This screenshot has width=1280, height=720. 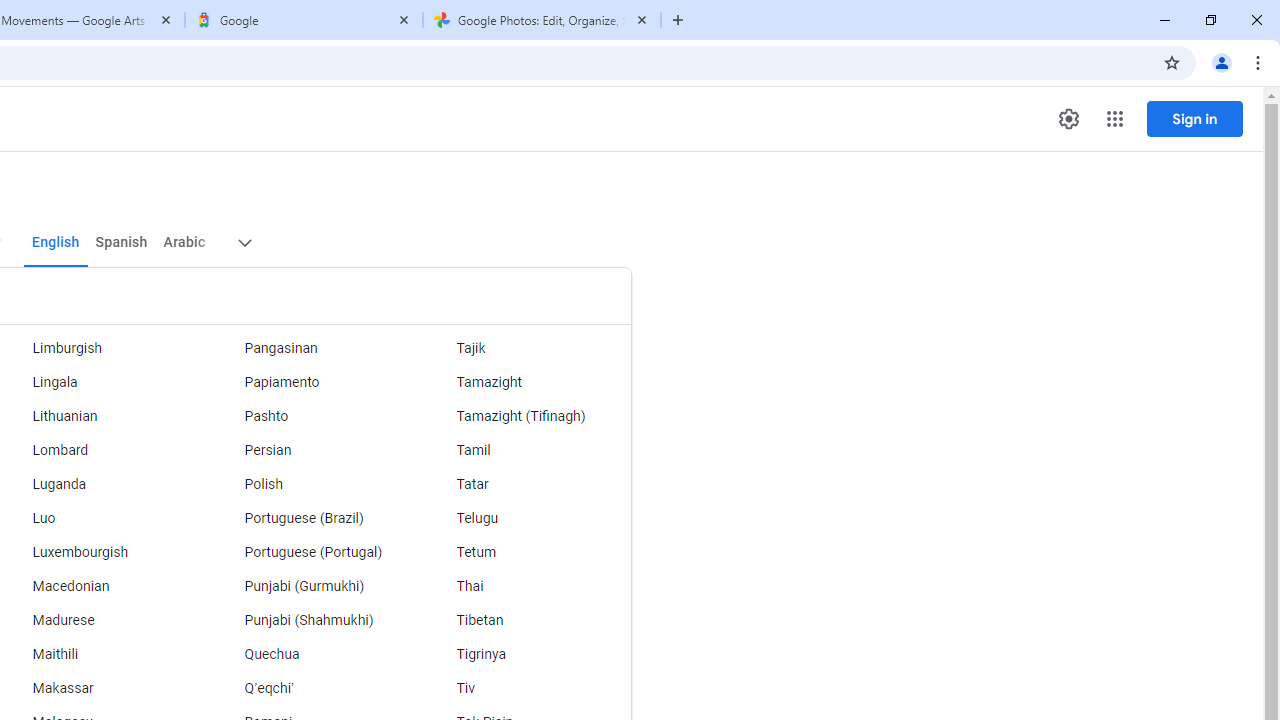 I want to click on 'Tamazight', so click(x=525, y=383).